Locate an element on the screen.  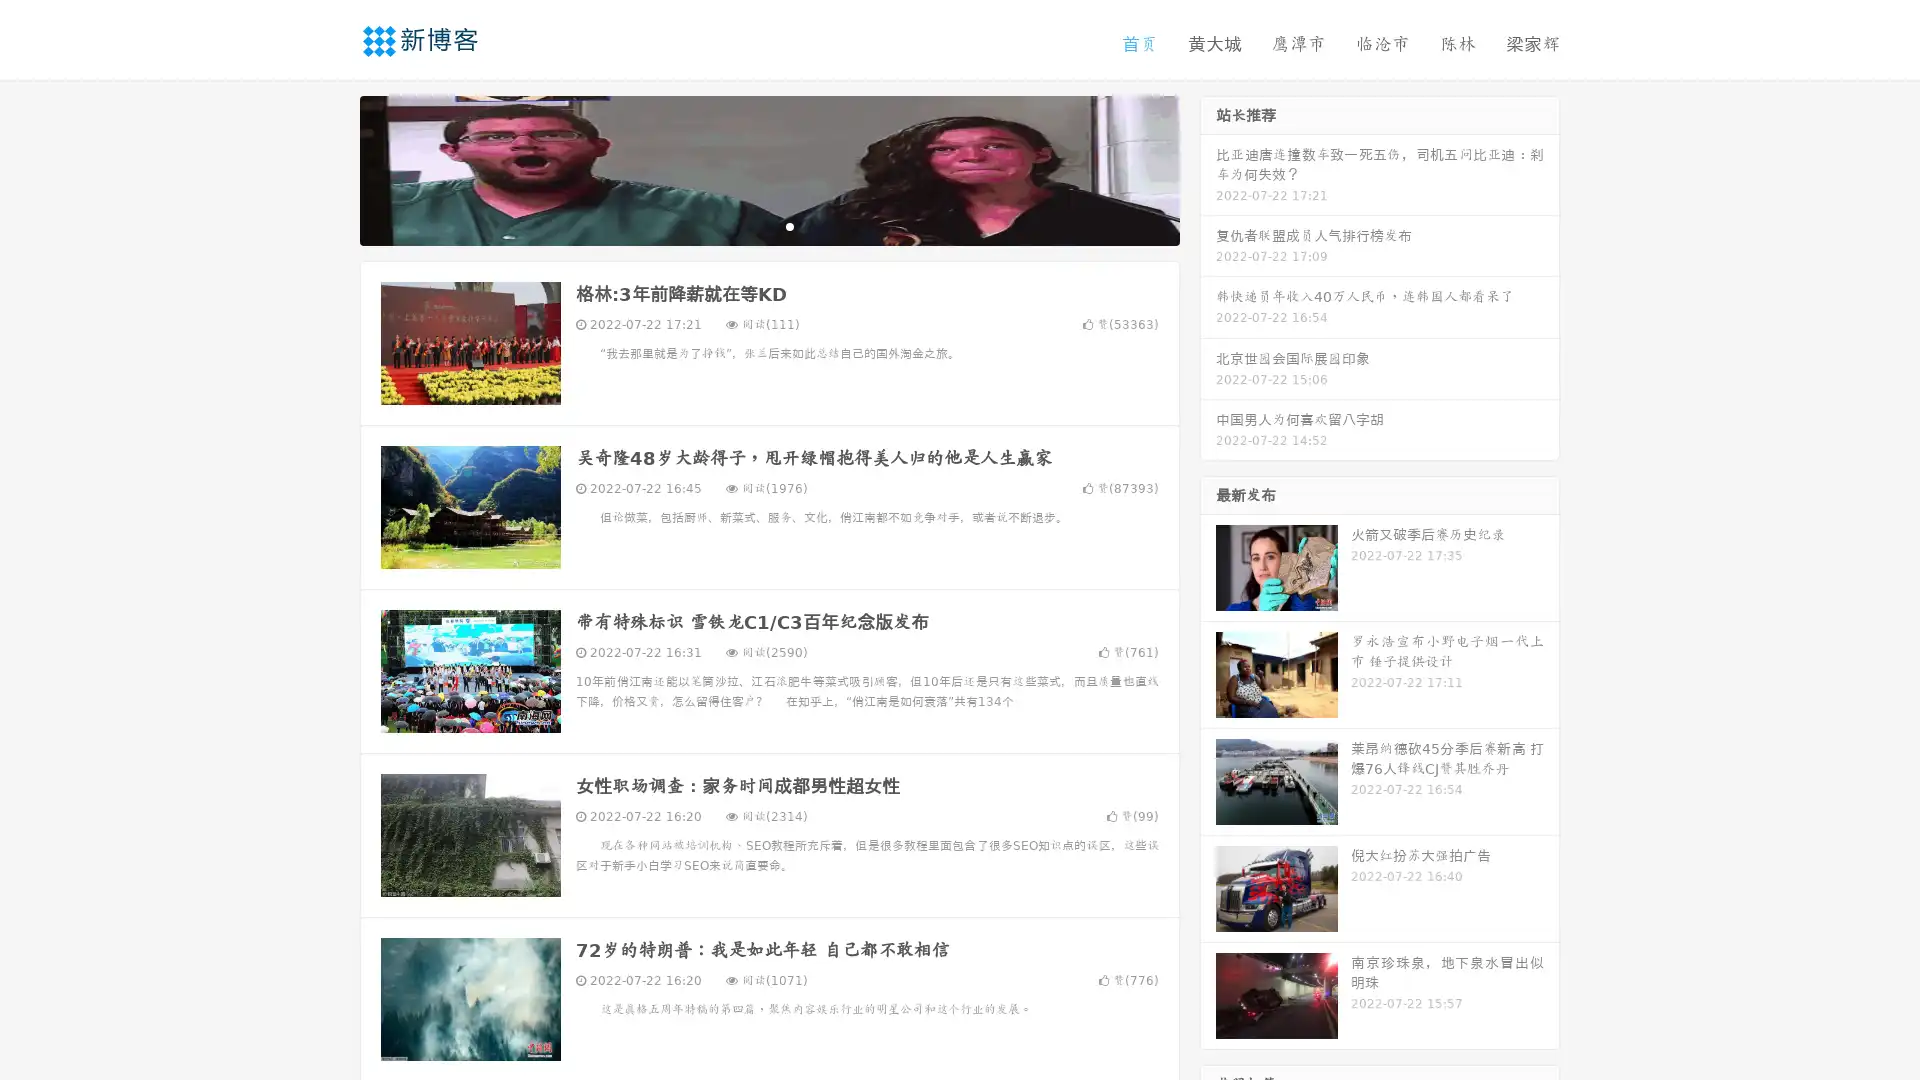
Go to slide 1 is located at coordinates (748, 225).